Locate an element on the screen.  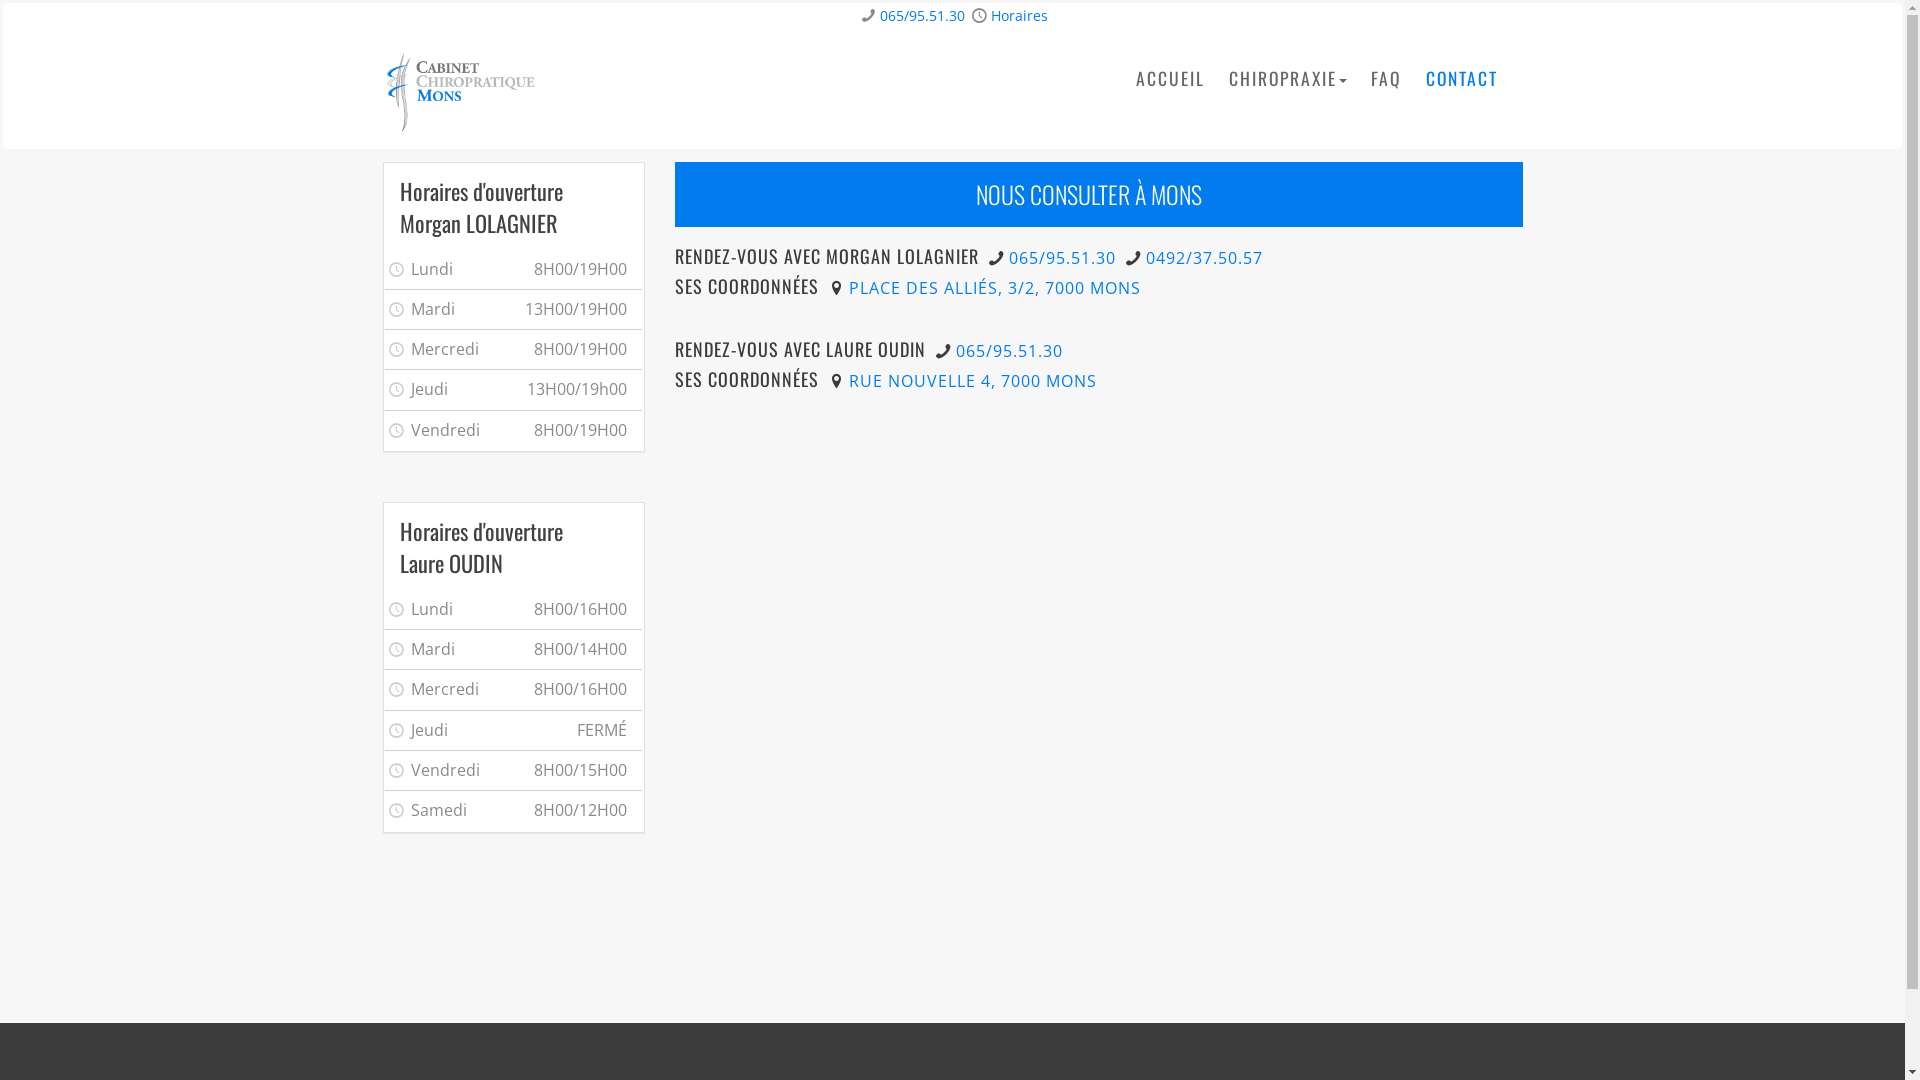
'CONTACT' is located at coordinates (1462, 77).